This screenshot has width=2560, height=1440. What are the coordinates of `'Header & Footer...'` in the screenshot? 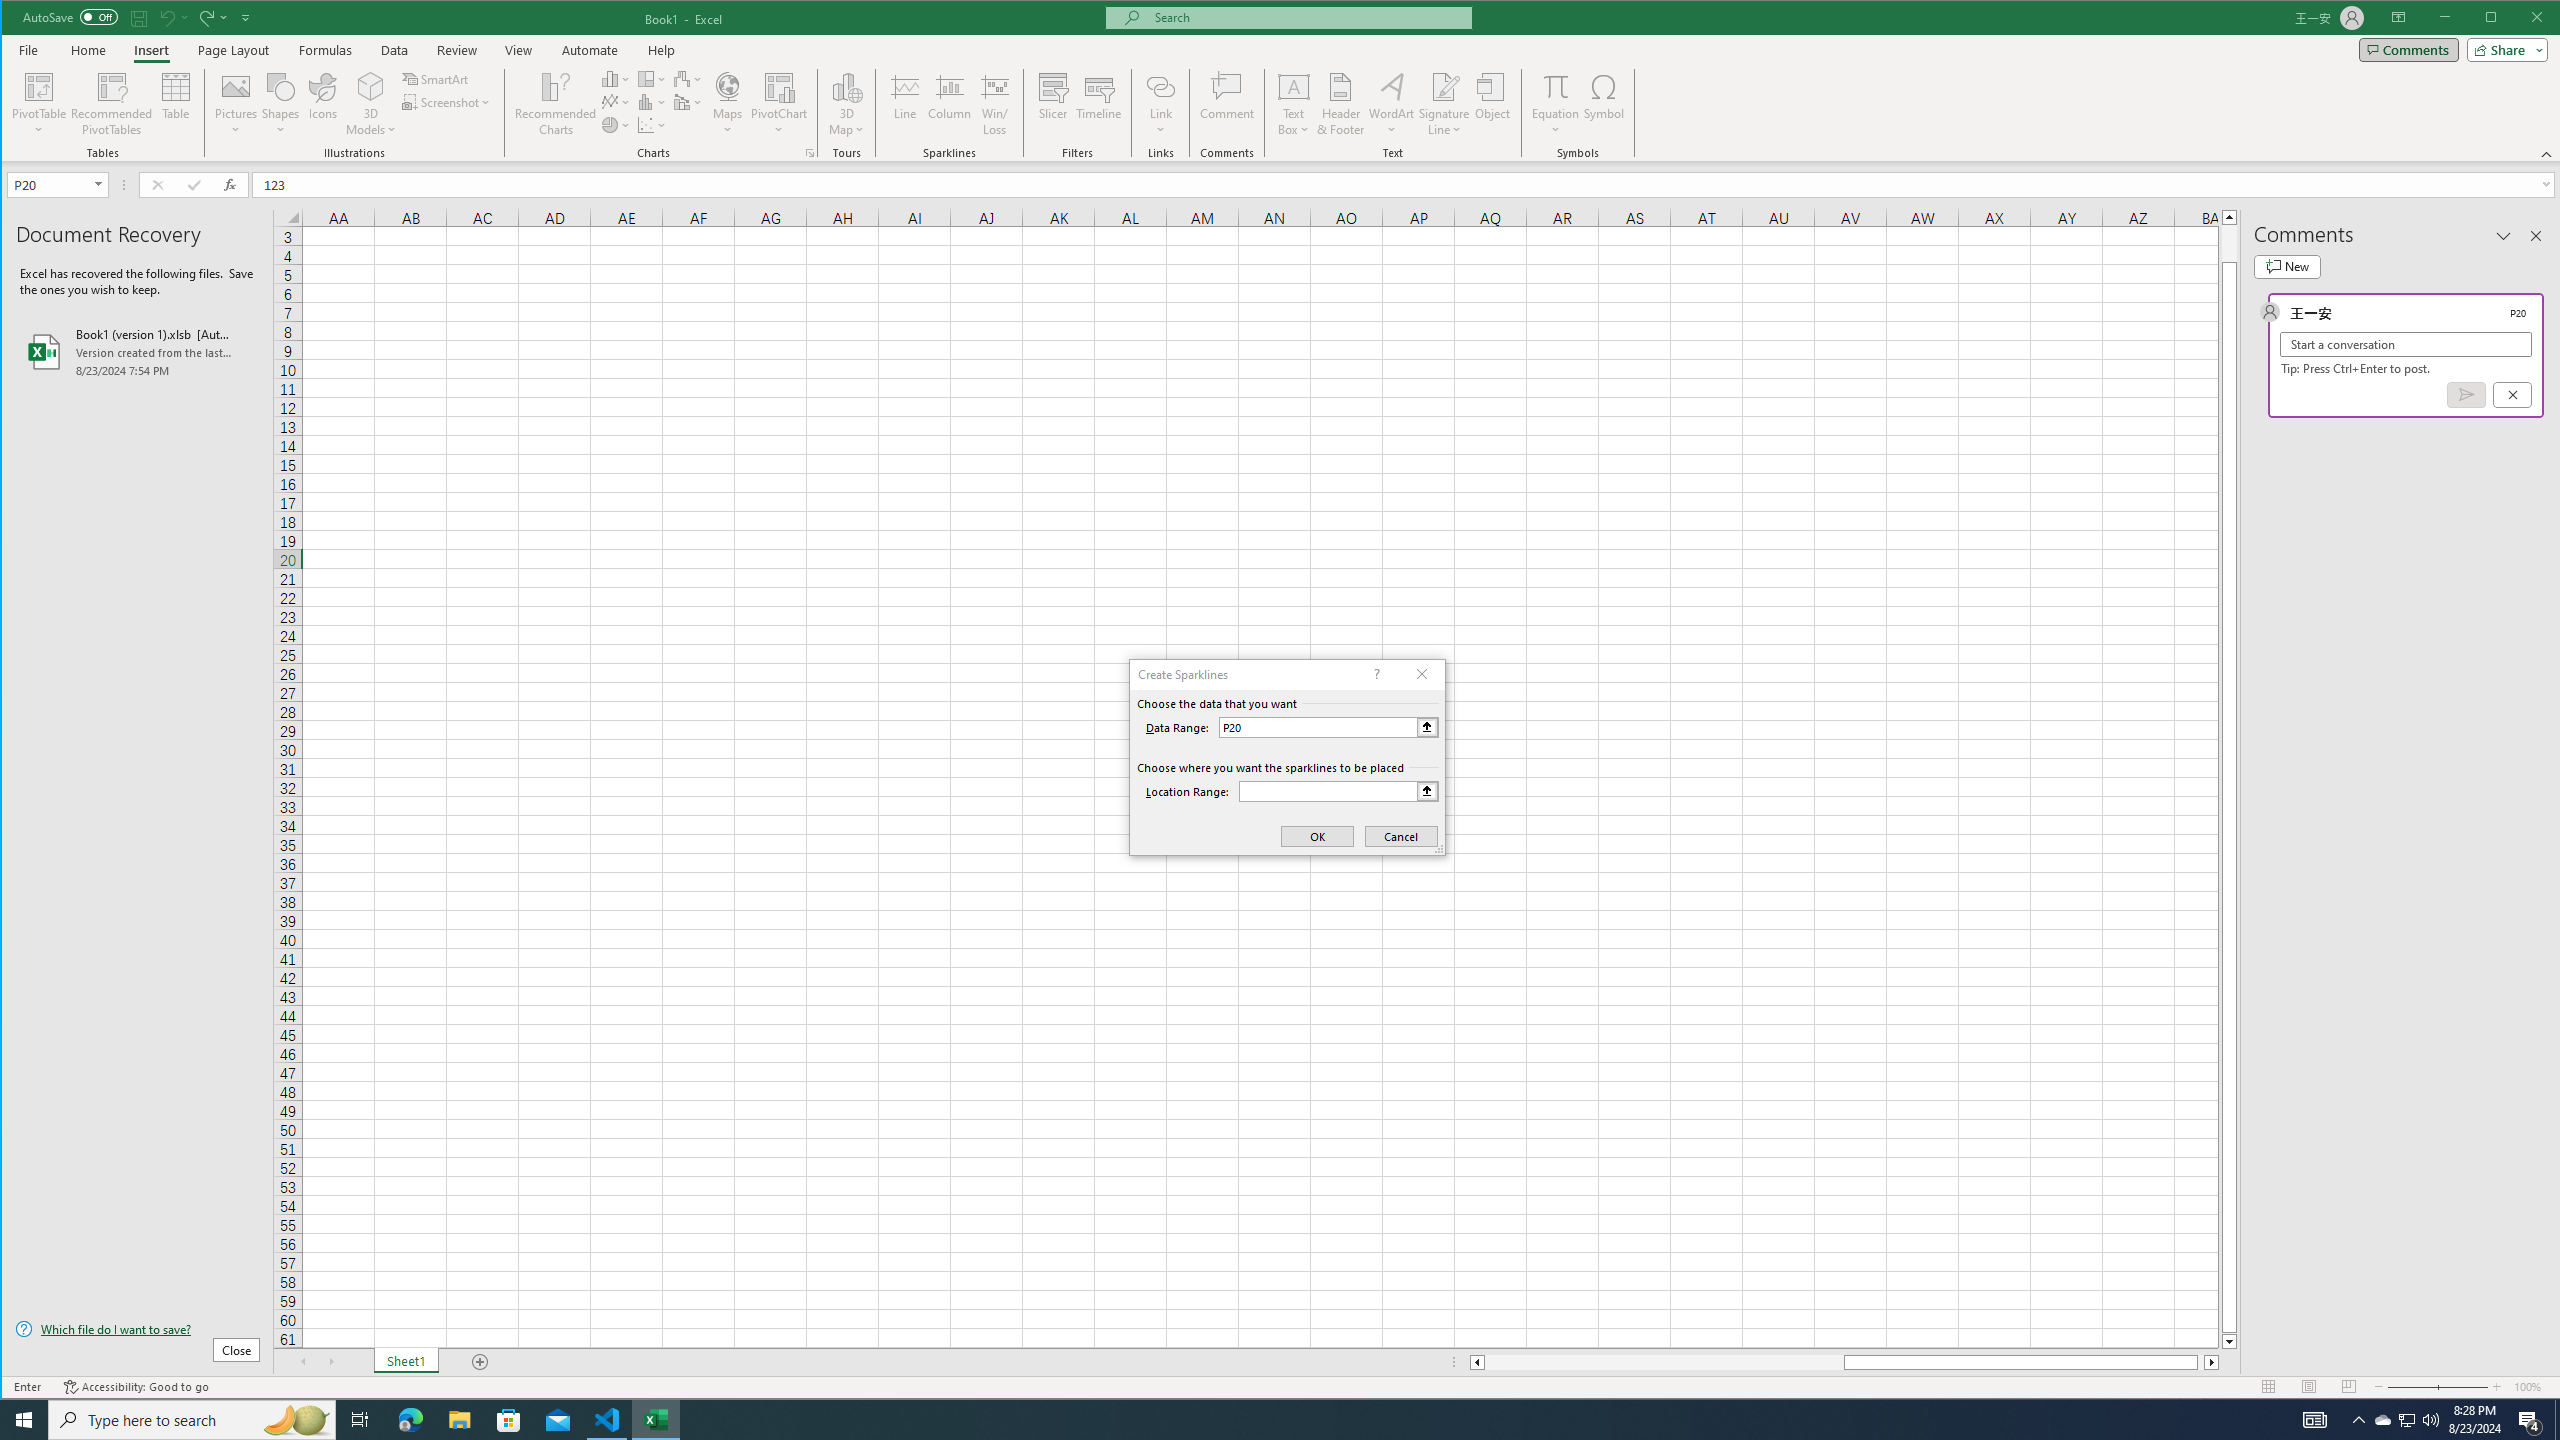 It's located at (1341, 103).